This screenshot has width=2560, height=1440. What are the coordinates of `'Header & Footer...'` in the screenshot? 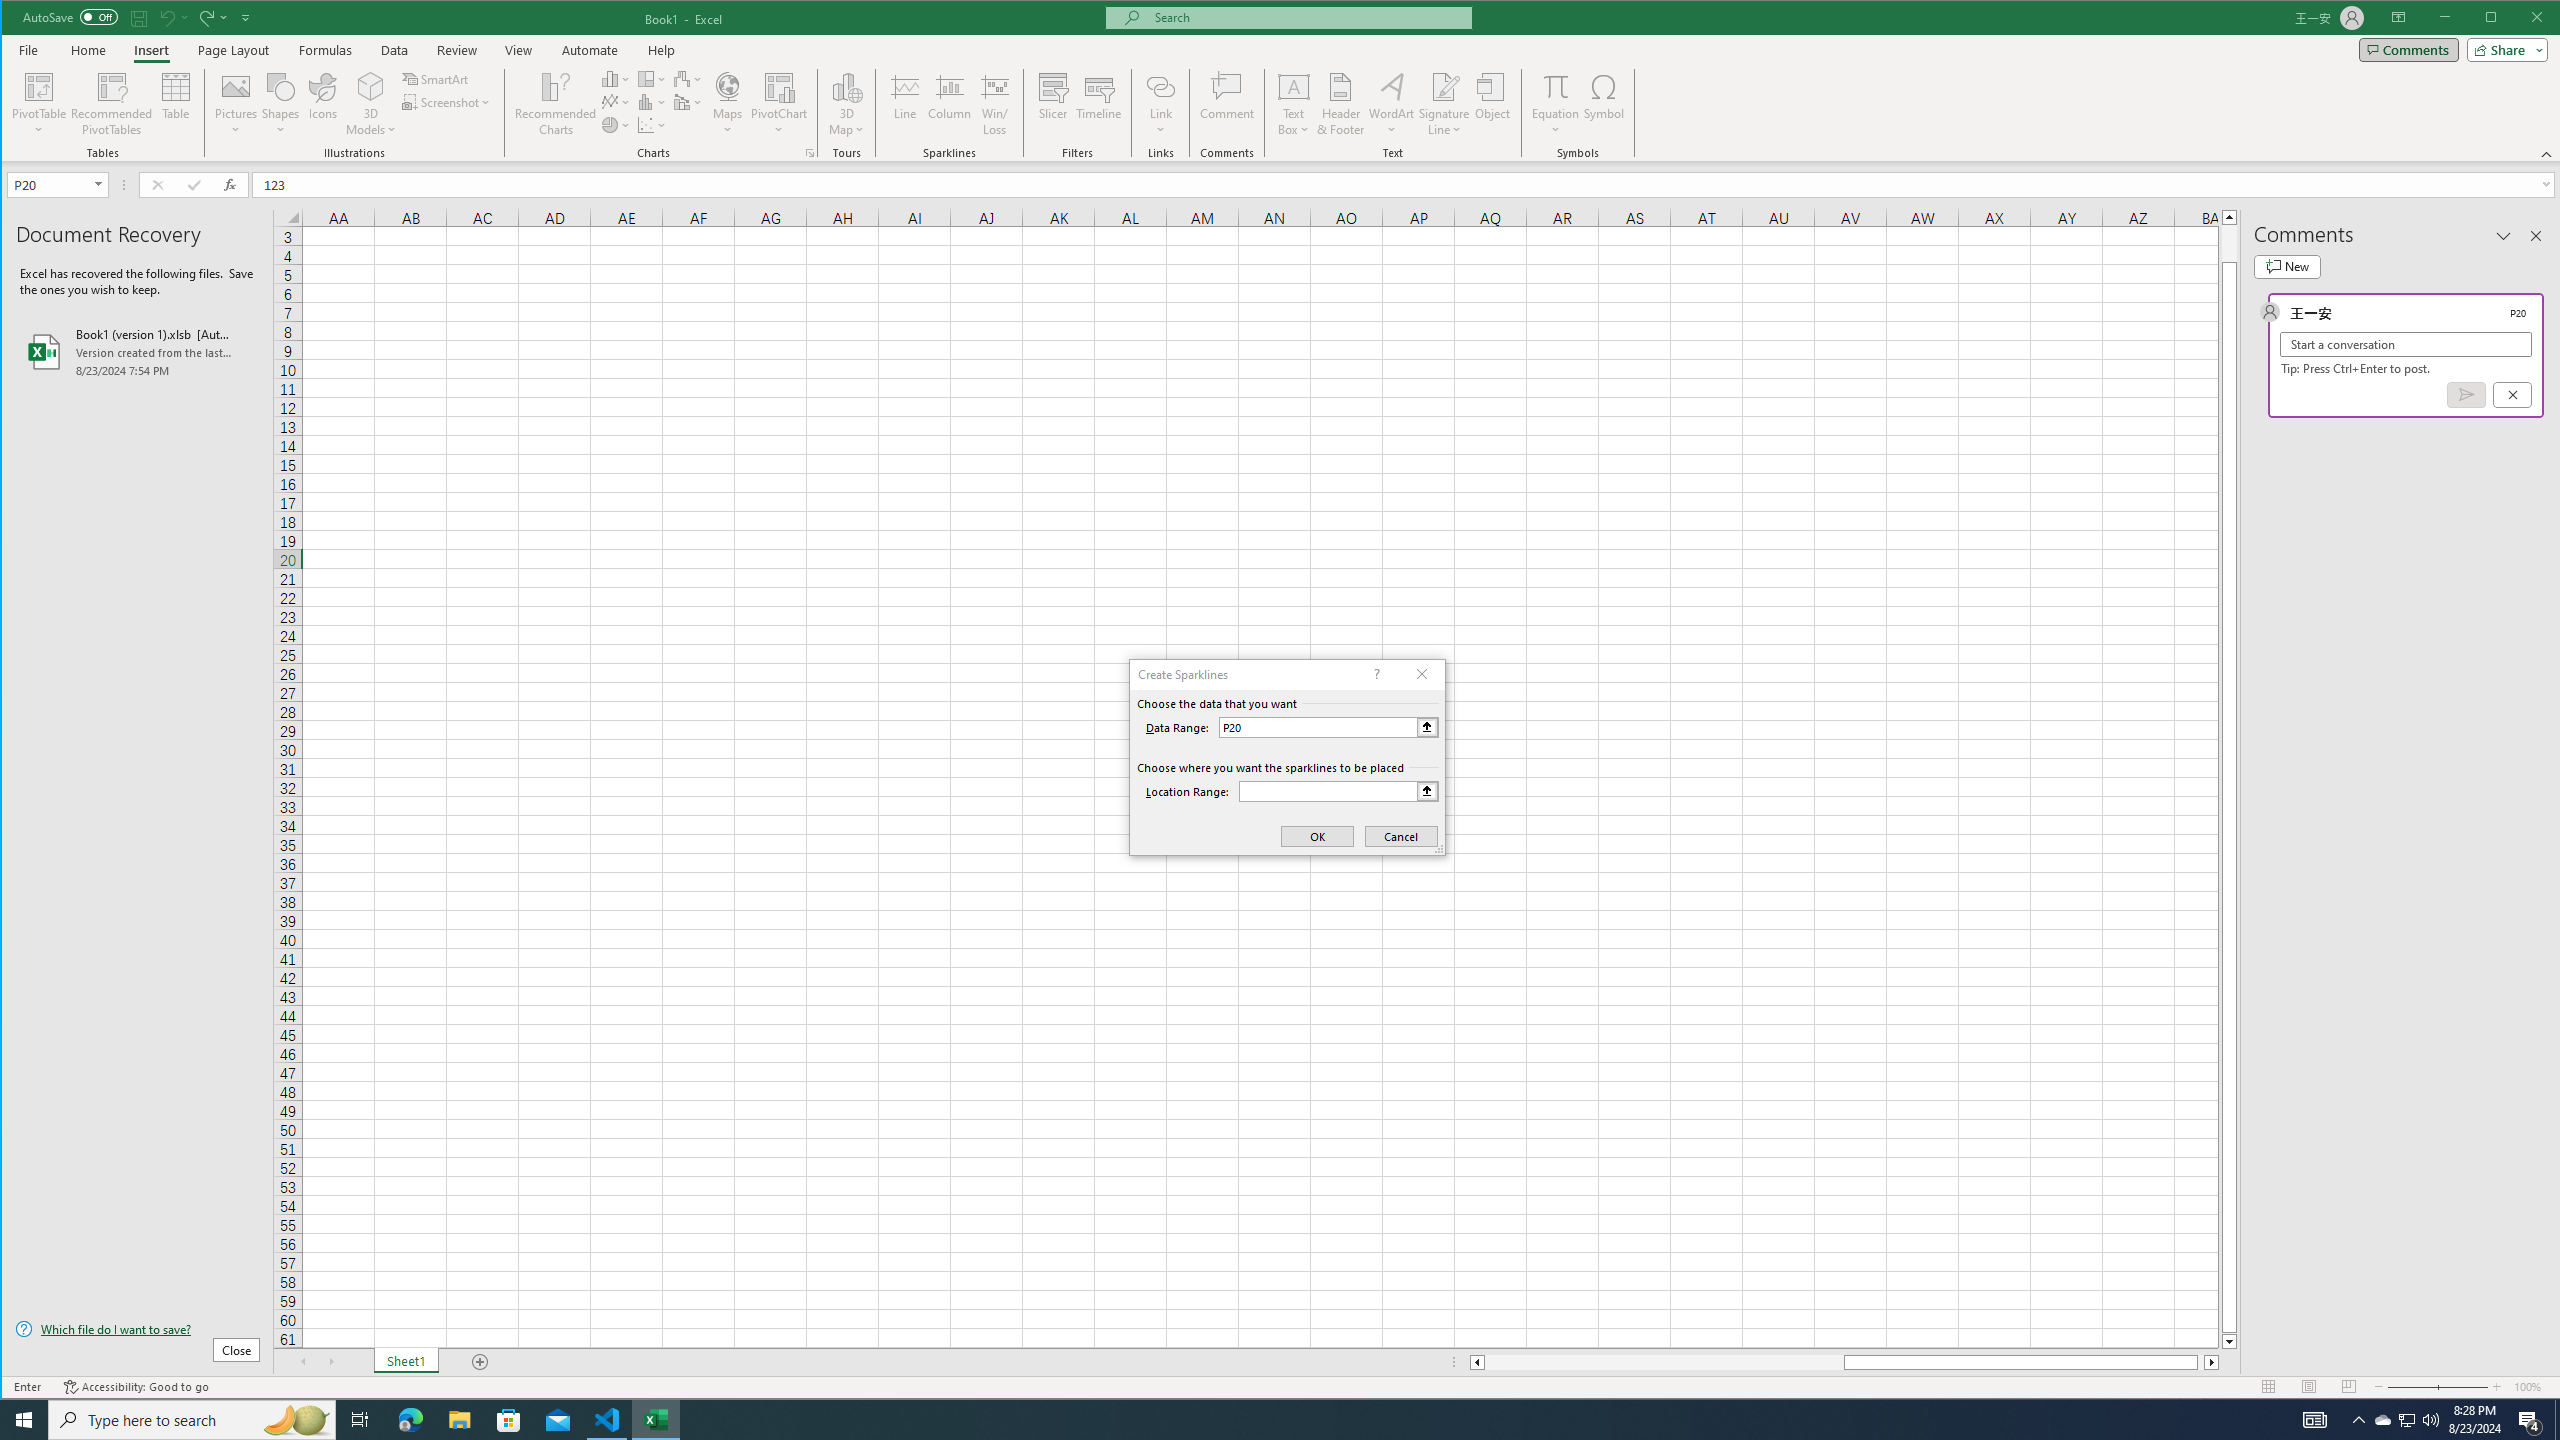 It's located at (1341, 103).